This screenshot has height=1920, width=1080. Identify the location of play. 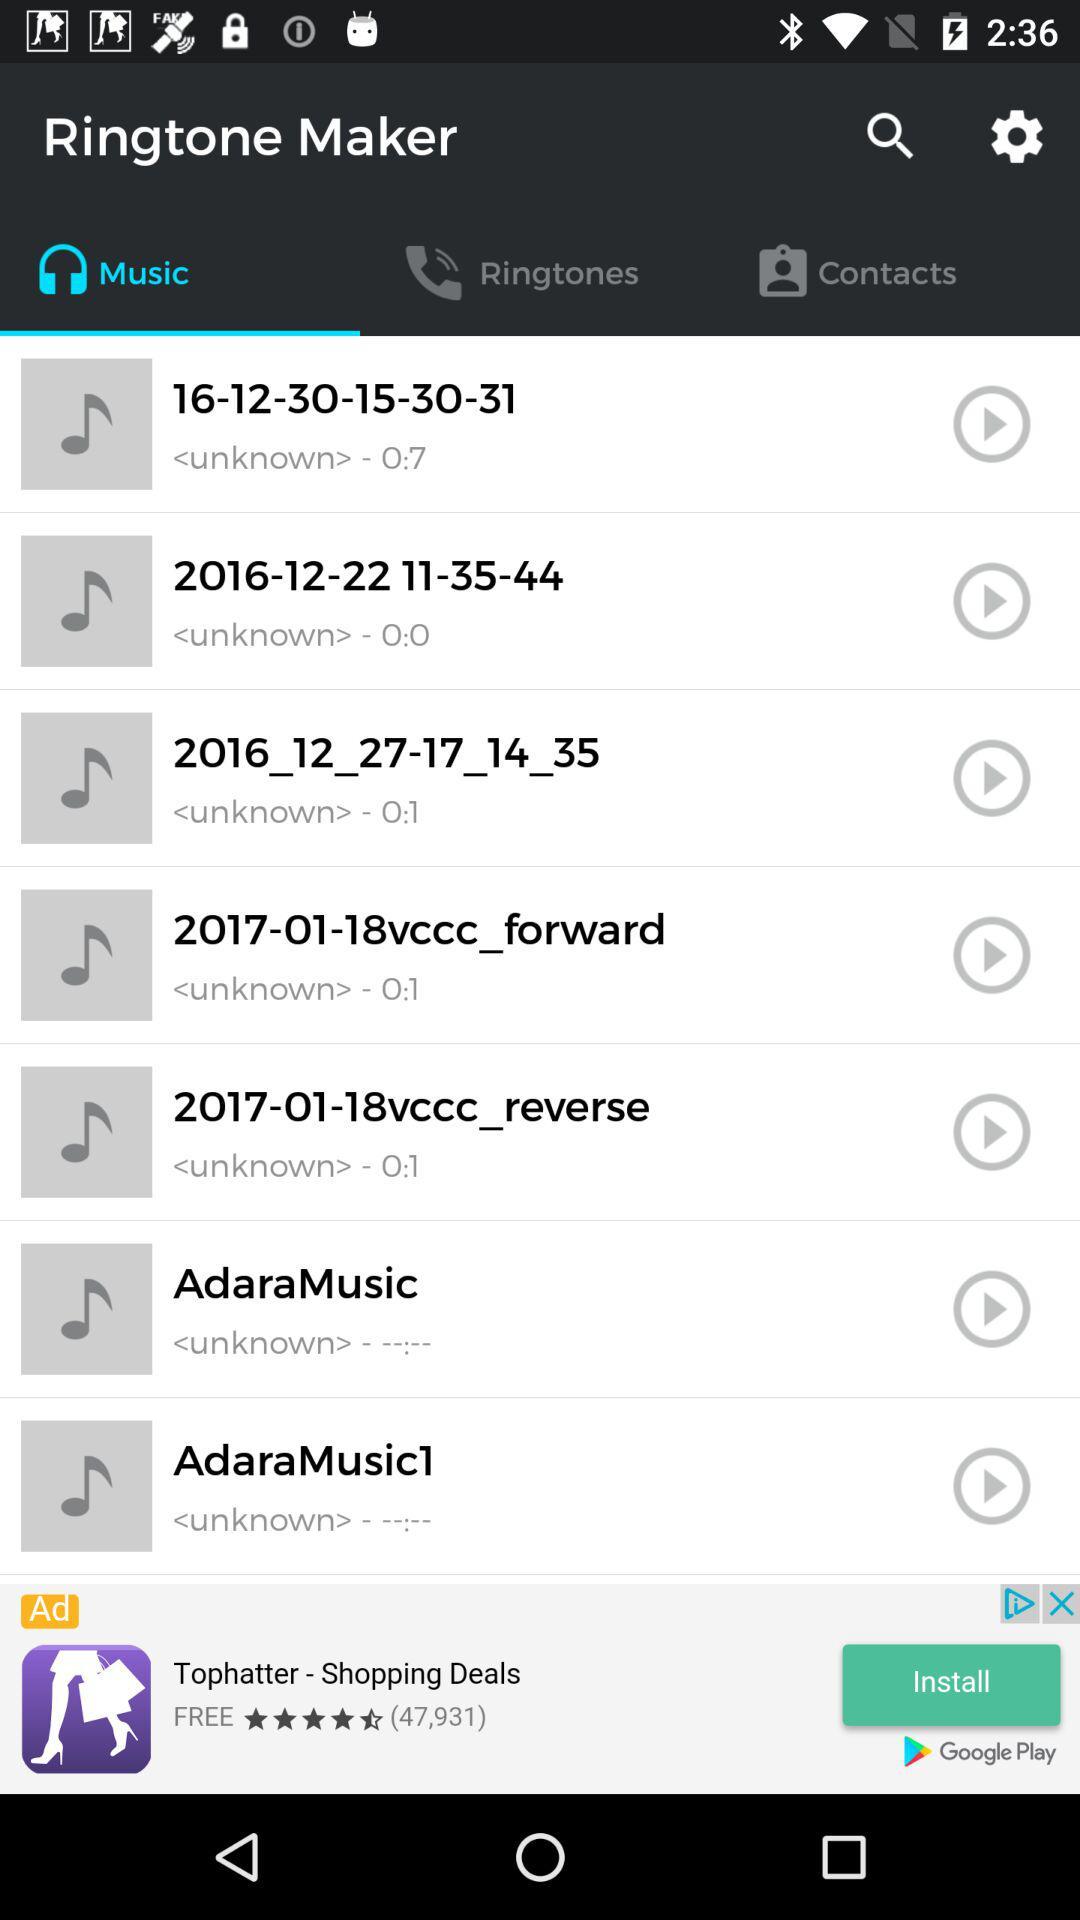
(991, 1486).